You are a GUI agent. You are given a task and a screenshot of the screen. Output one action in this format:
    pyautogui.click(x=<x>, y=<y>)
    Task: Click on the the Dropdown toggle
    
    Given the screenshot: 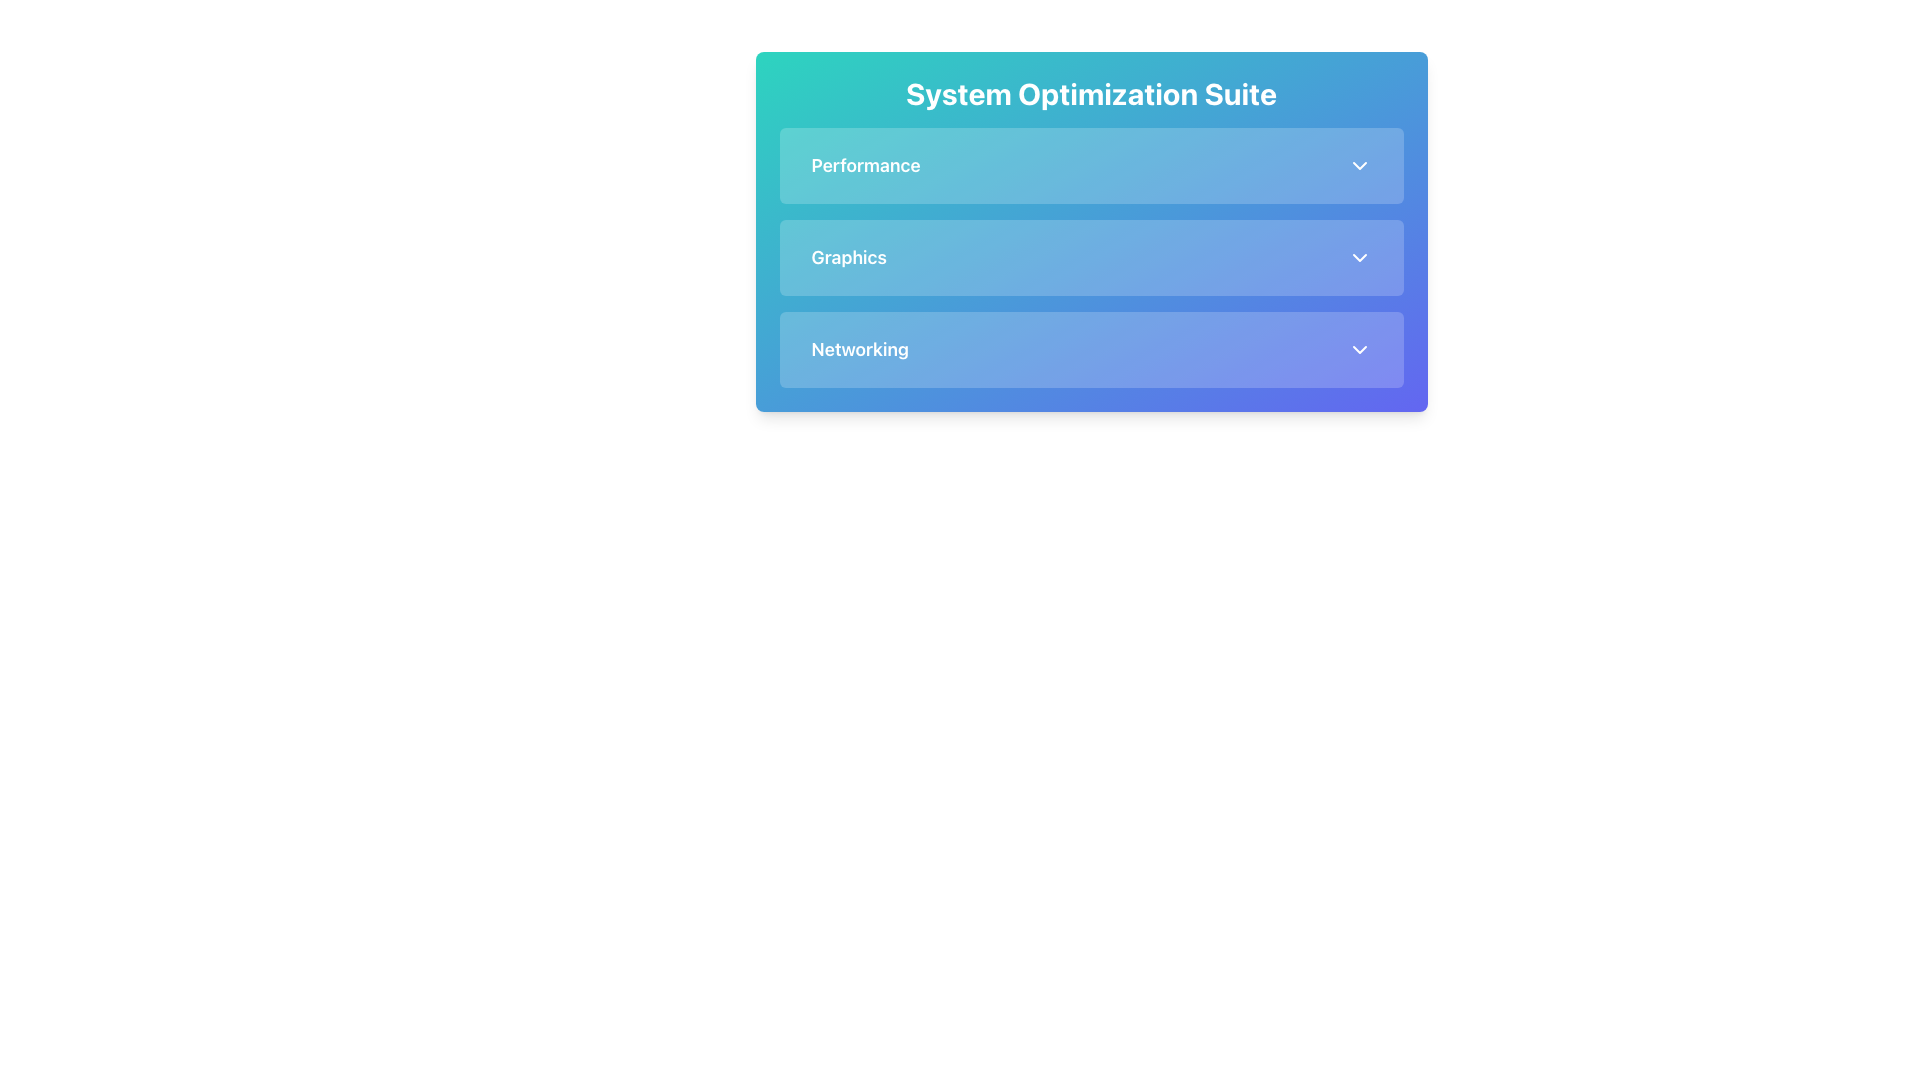 What is the action you would take?
    pyautogui.click(x=1090, y=257)
    